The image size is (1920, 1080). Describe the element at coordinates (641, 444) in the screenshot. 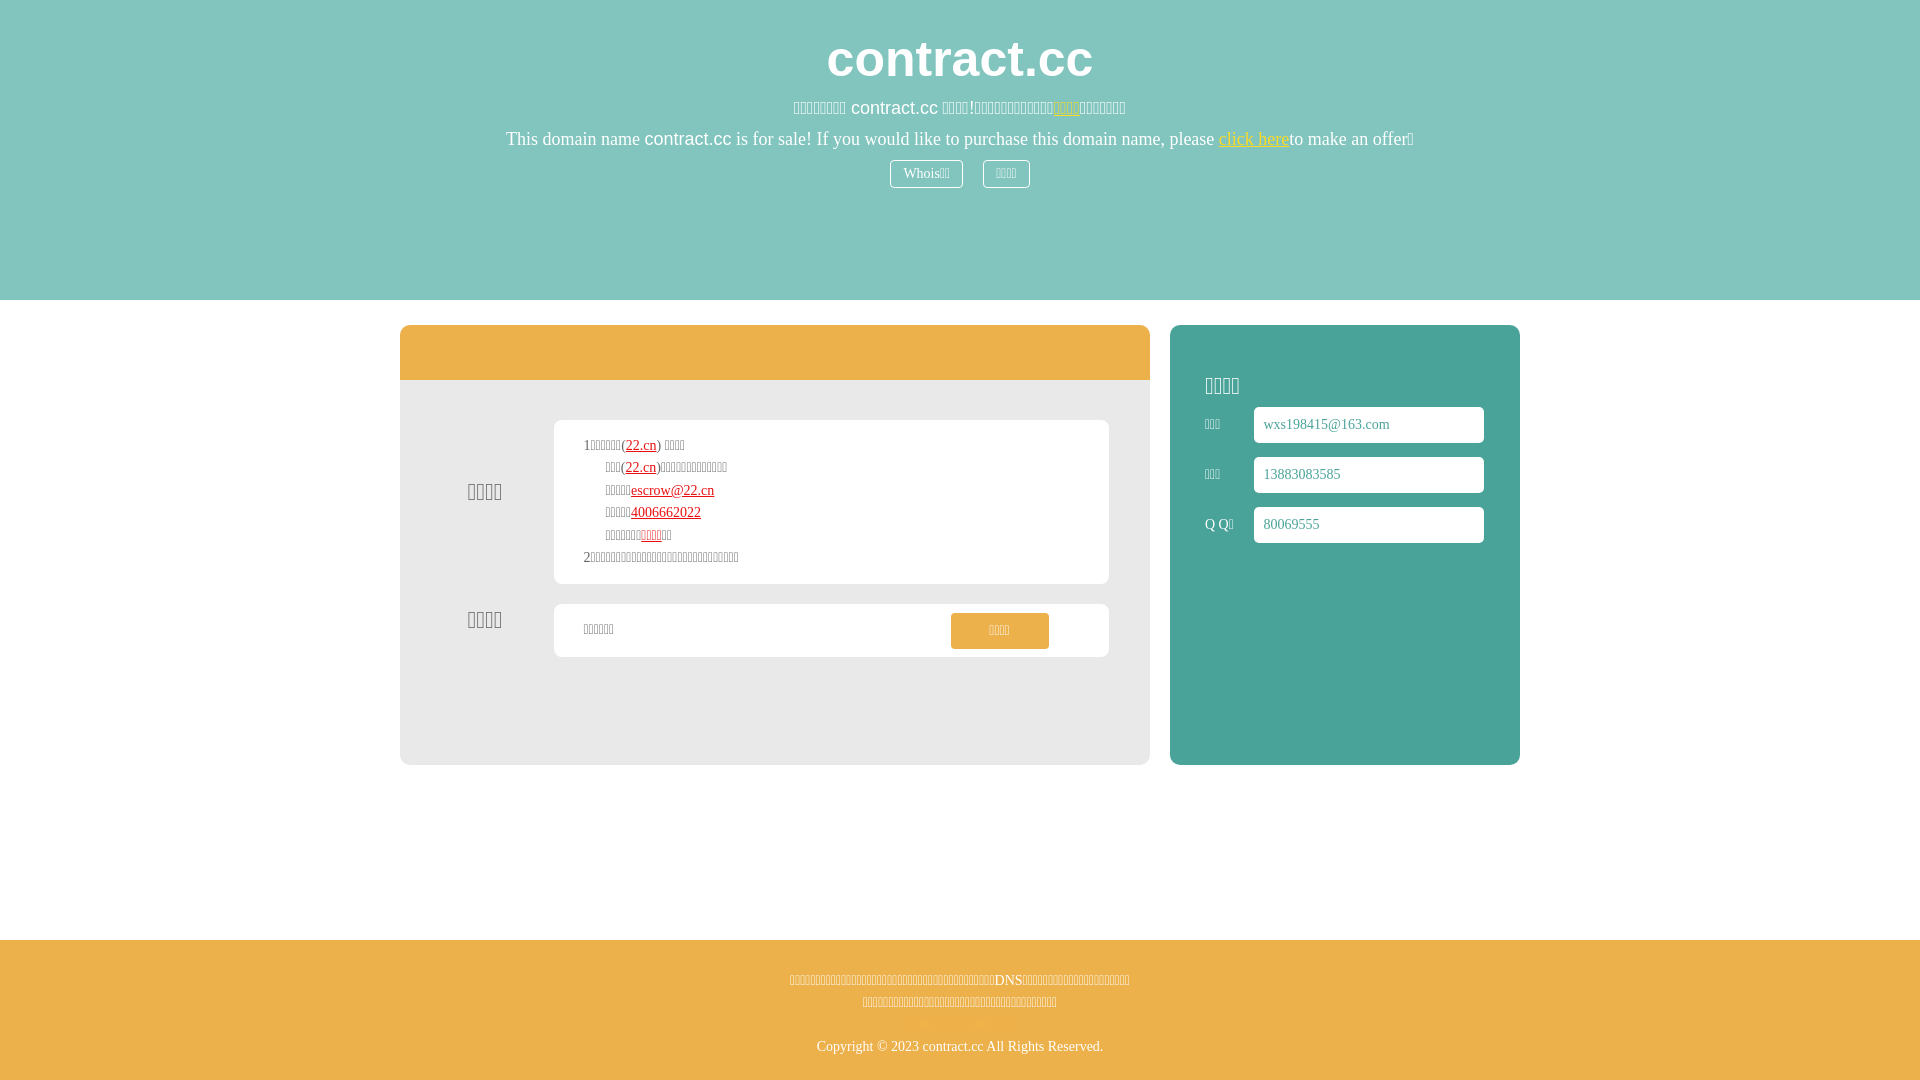

I see `'22.cn'` at that location.